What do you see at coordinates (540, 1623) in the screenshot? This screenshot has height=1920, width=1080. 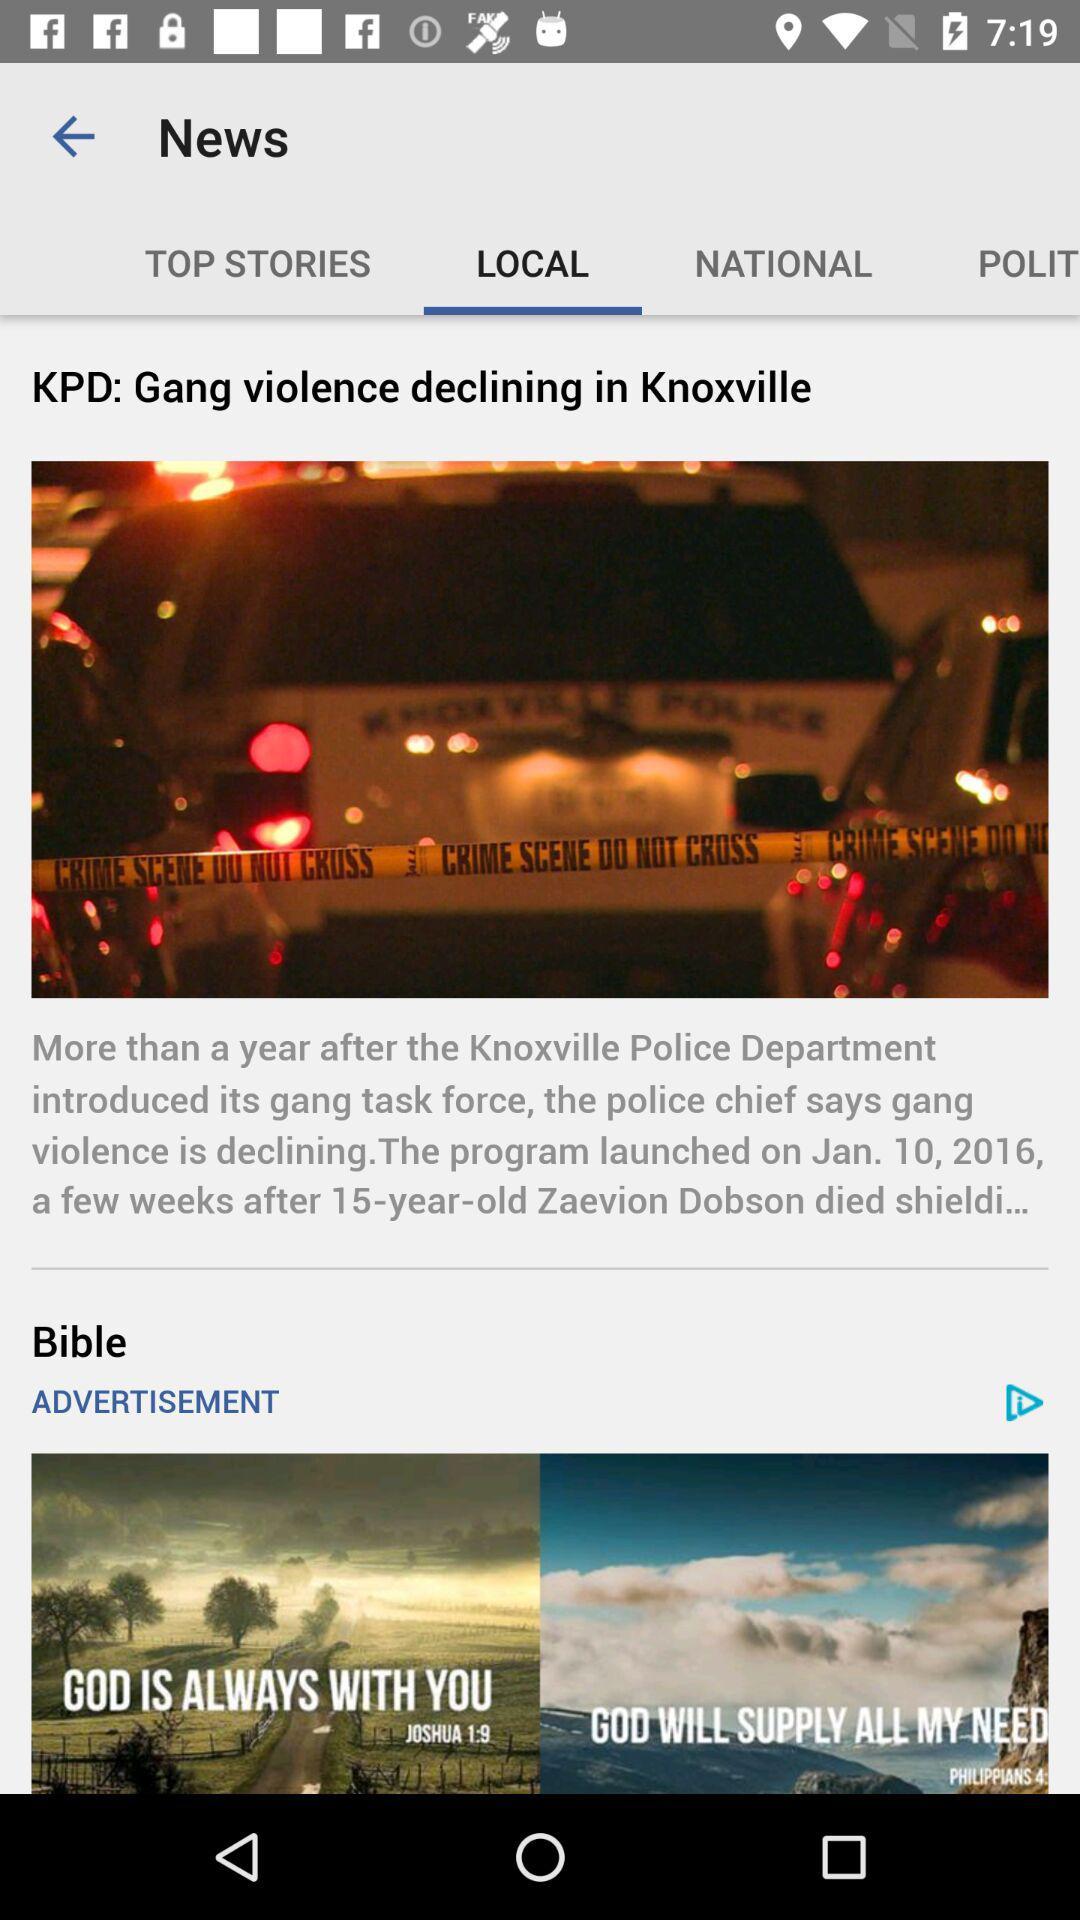 I see `advertisement` at bounding box center [540, 1623].